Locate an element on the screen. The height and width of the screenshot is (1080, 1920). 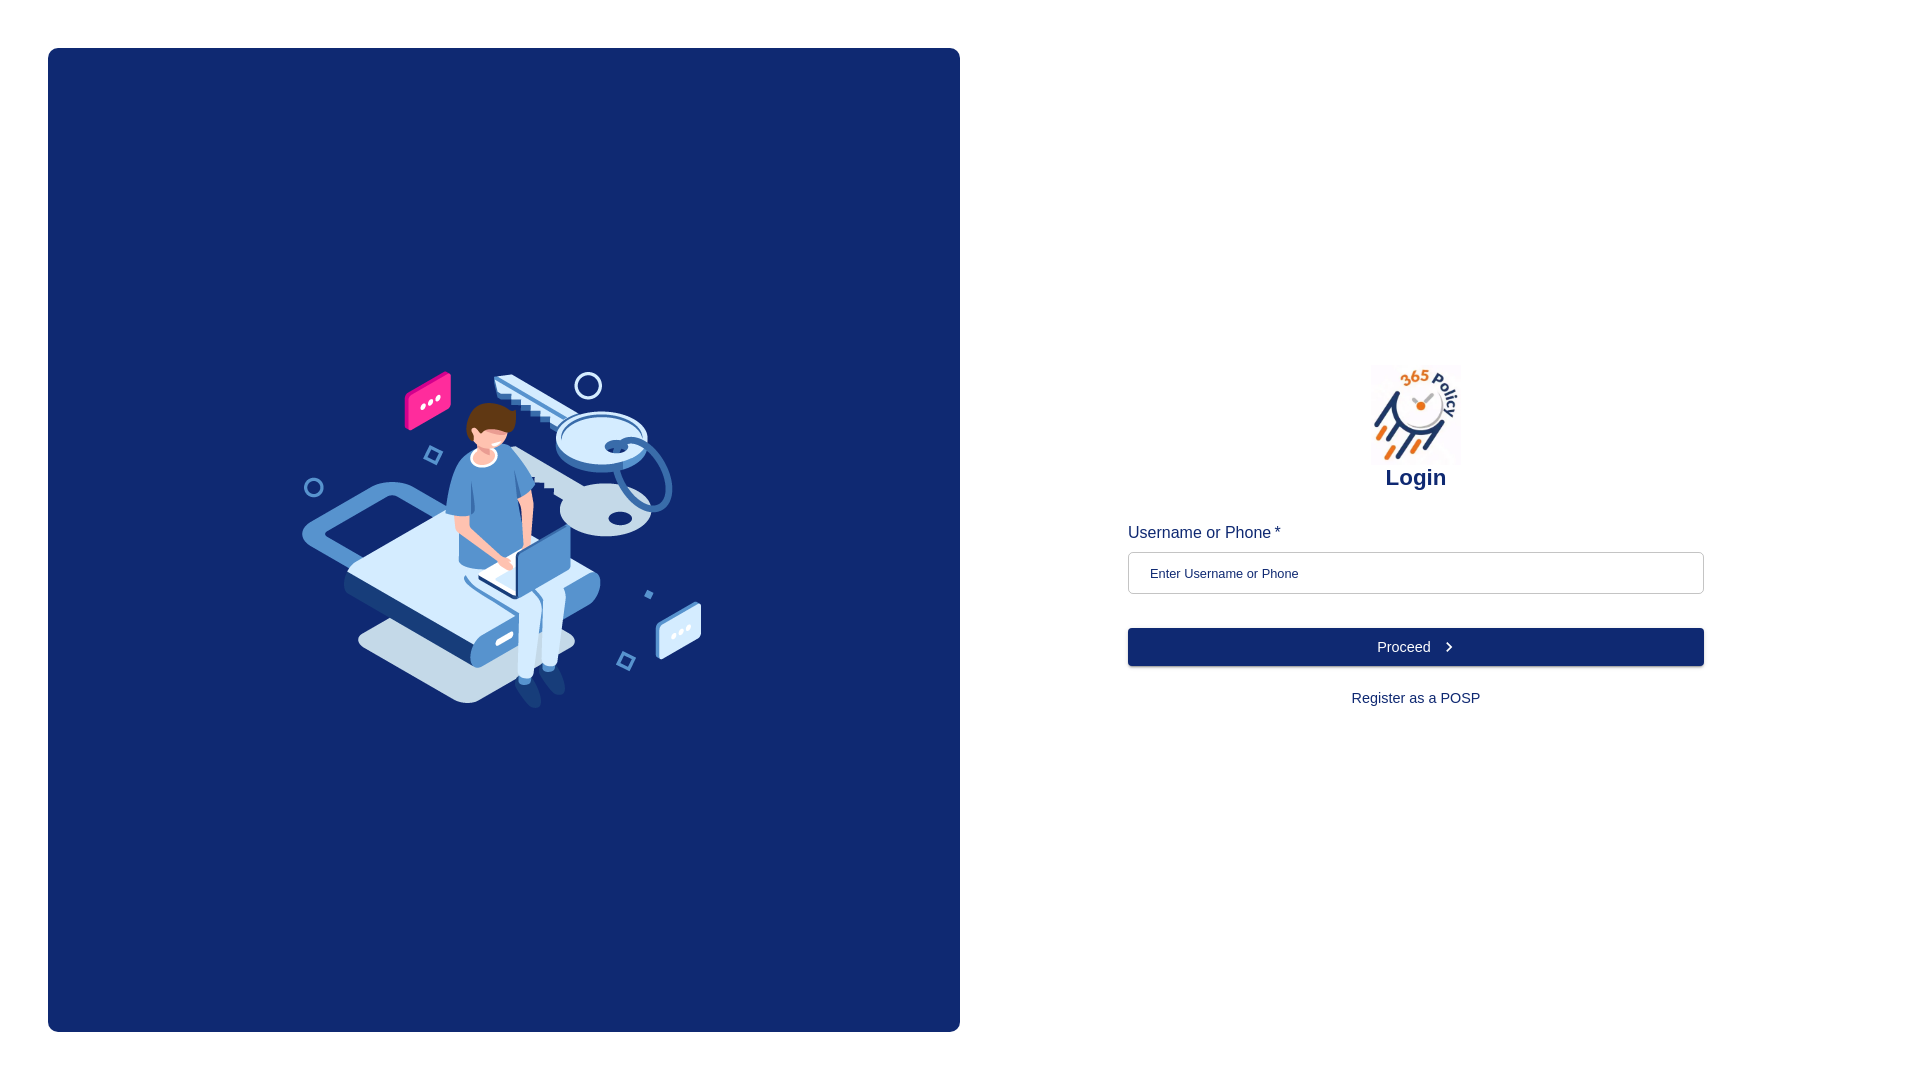
'Register as a POSP' is located at coordinates (1128, 697).